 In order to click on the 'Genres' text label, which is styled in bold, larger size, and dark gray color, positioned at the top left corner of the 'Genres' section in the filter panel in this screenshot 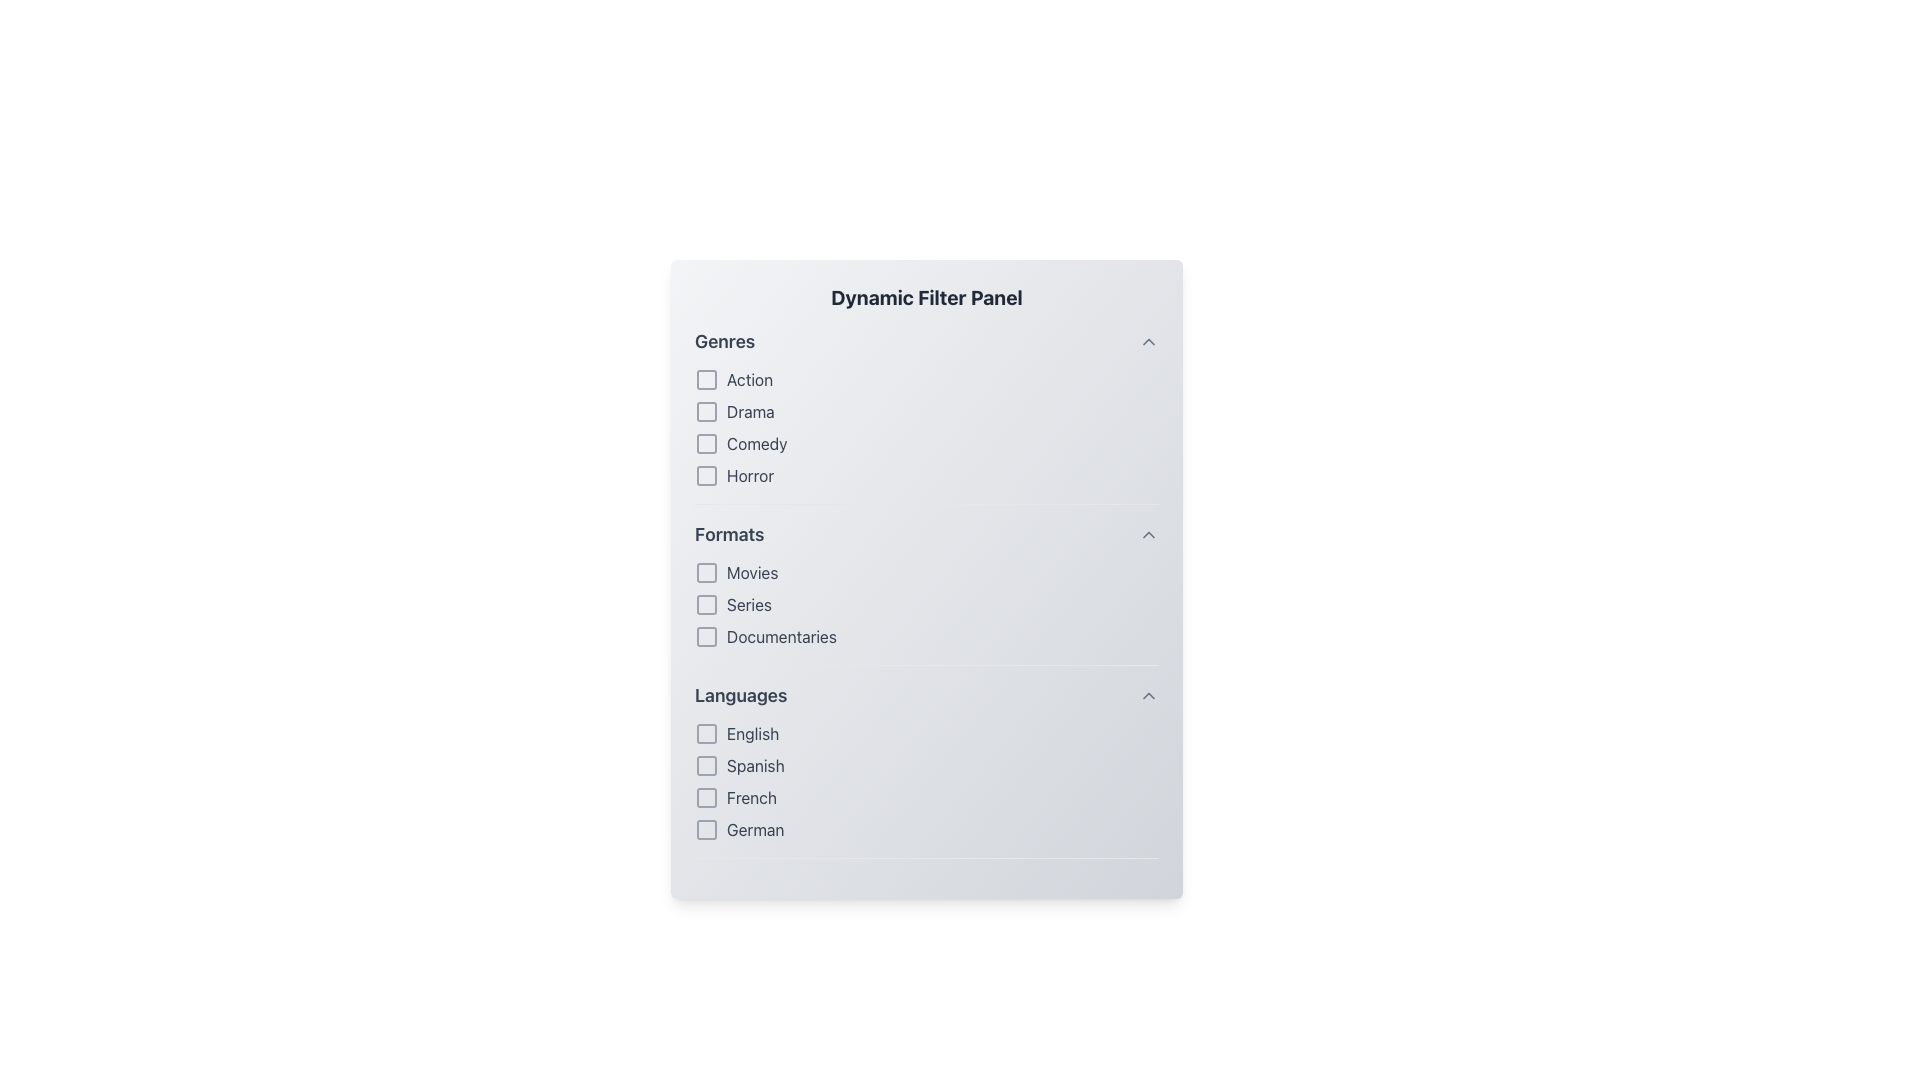, I will do `click(724, 341)`.